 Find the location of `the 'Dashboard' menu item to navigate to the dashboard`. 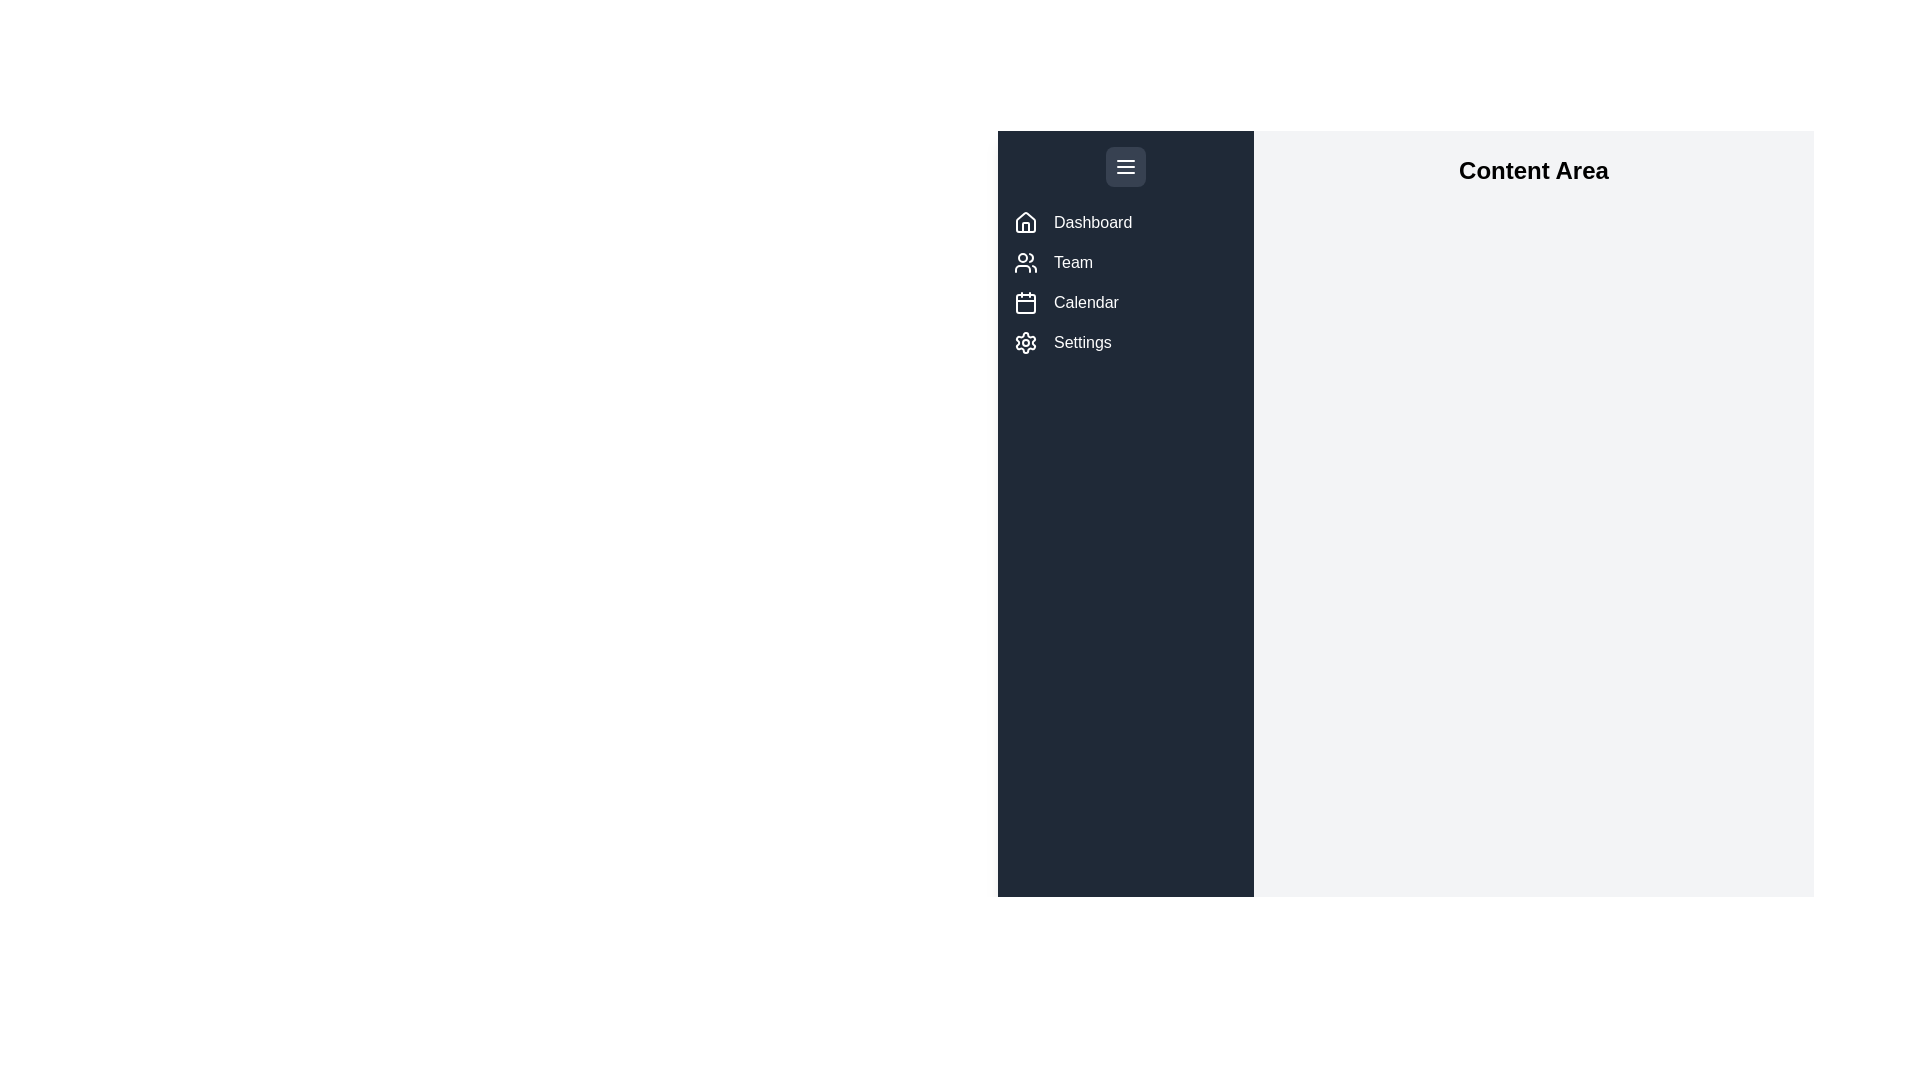

the 'Dashboard' menu item to navigate to the dashboard is located at coordinates (1126, 223).